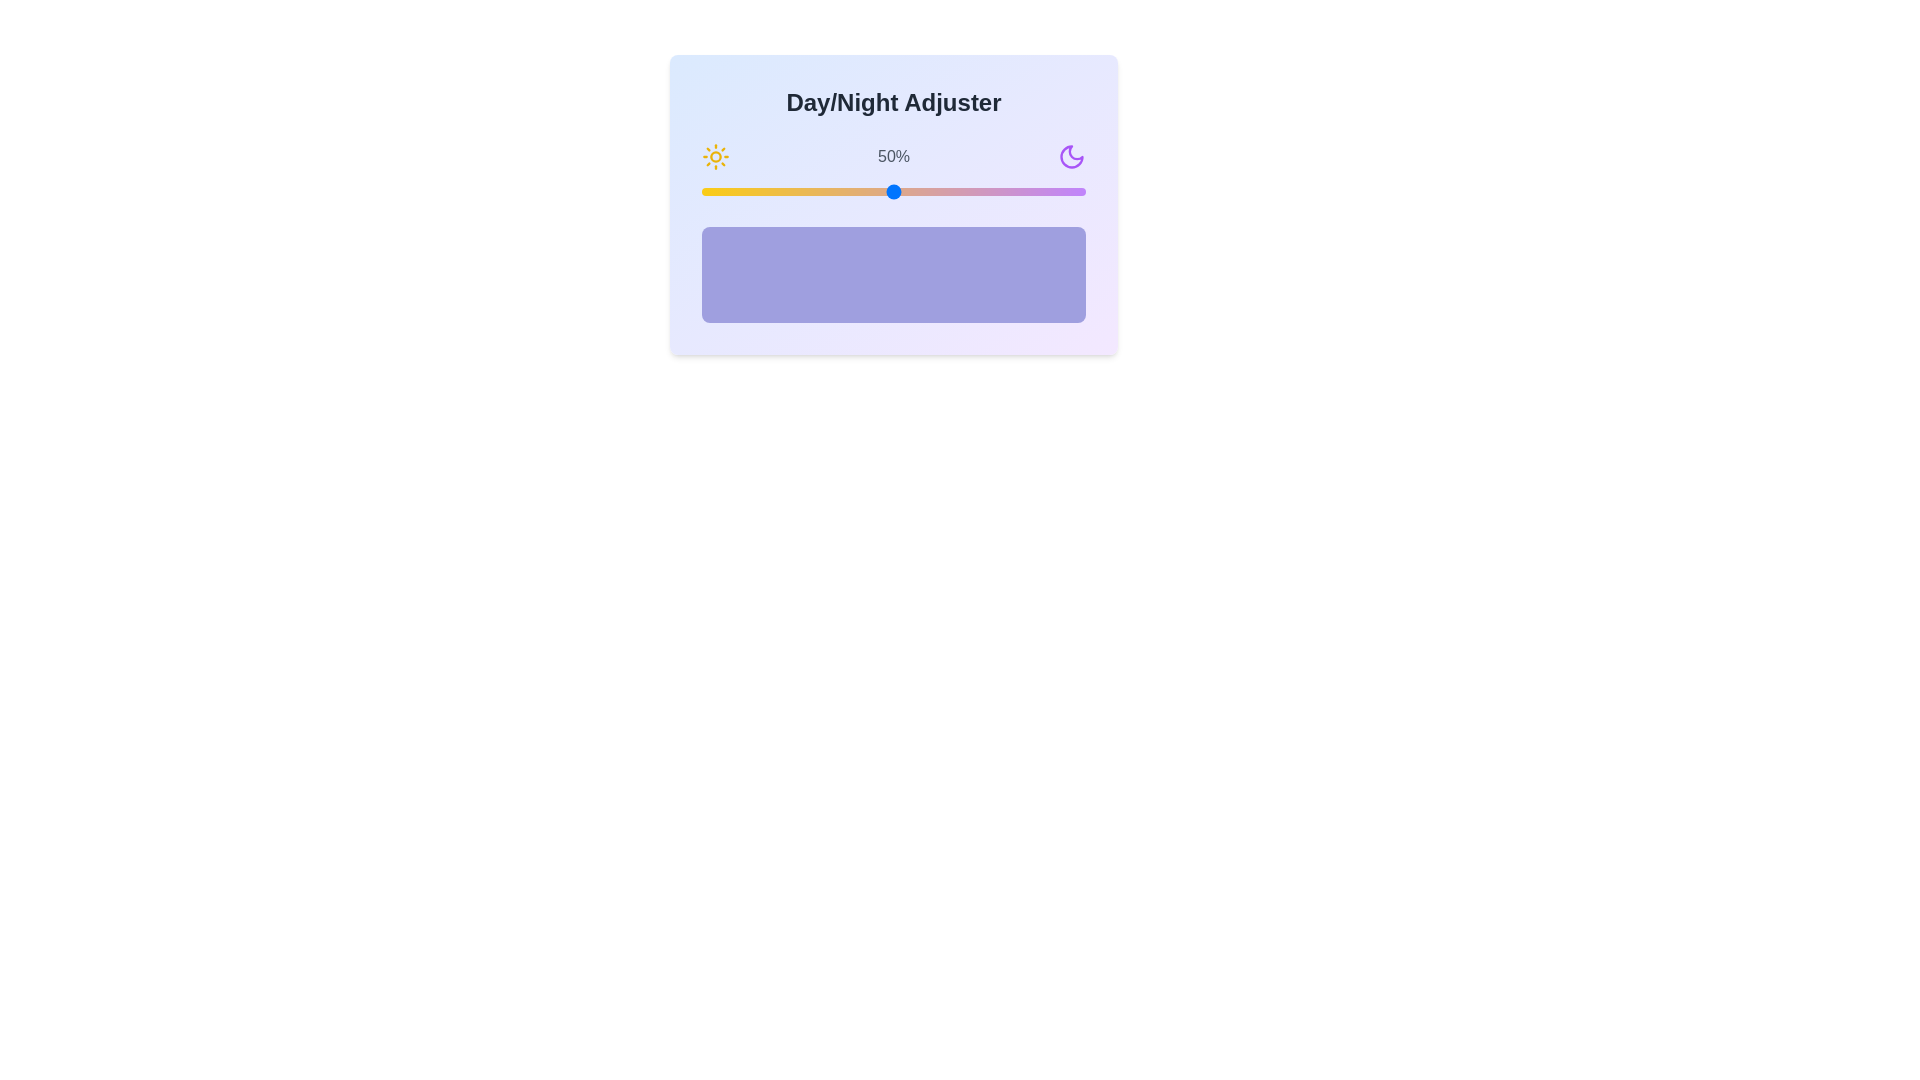 This screenshot has height=1080, width=1920. I want to click on the slider to set the value to 81%, so click(1012, 192).